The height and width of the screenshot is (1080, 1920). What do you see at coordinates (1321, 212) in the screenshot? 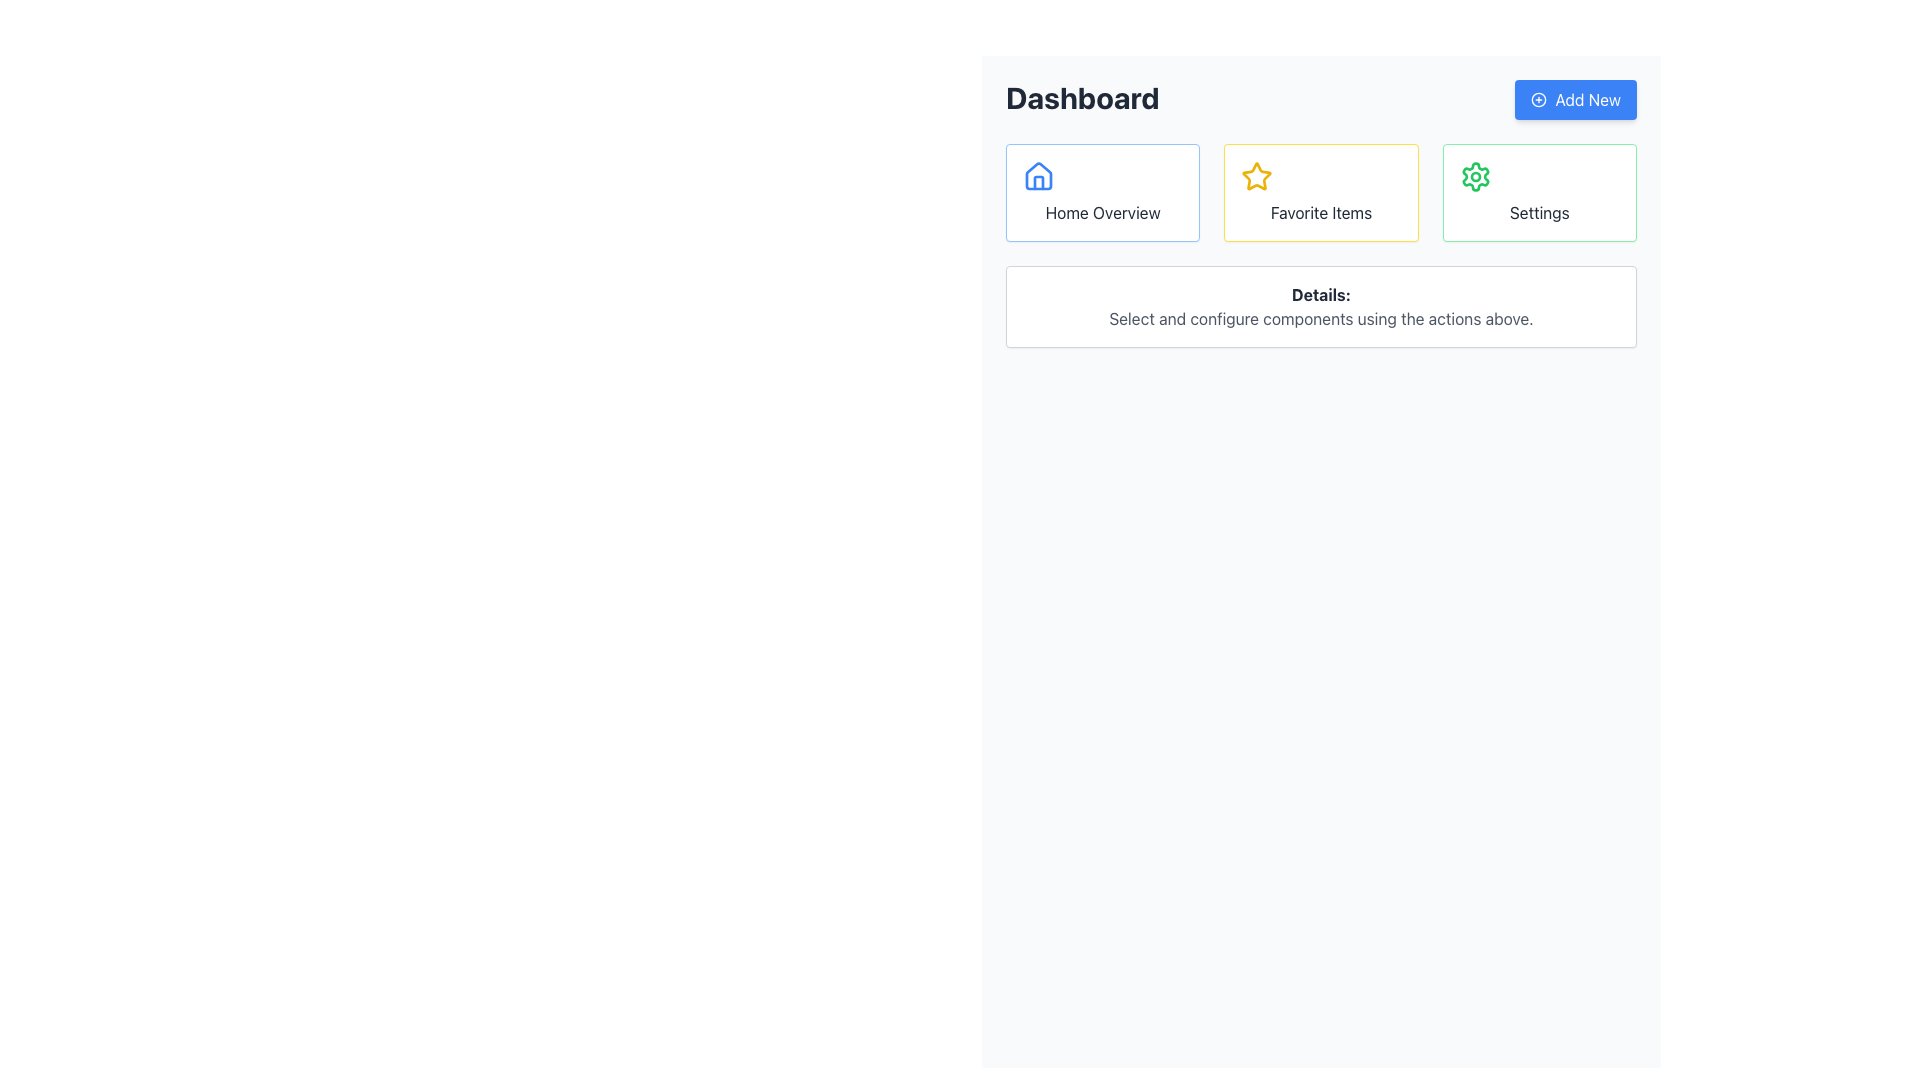
I see `'Favorite Items' text label, which is displayed in dark gray on a white background, centered within a yellow-bordered box` at bounding box center [1321, 212].